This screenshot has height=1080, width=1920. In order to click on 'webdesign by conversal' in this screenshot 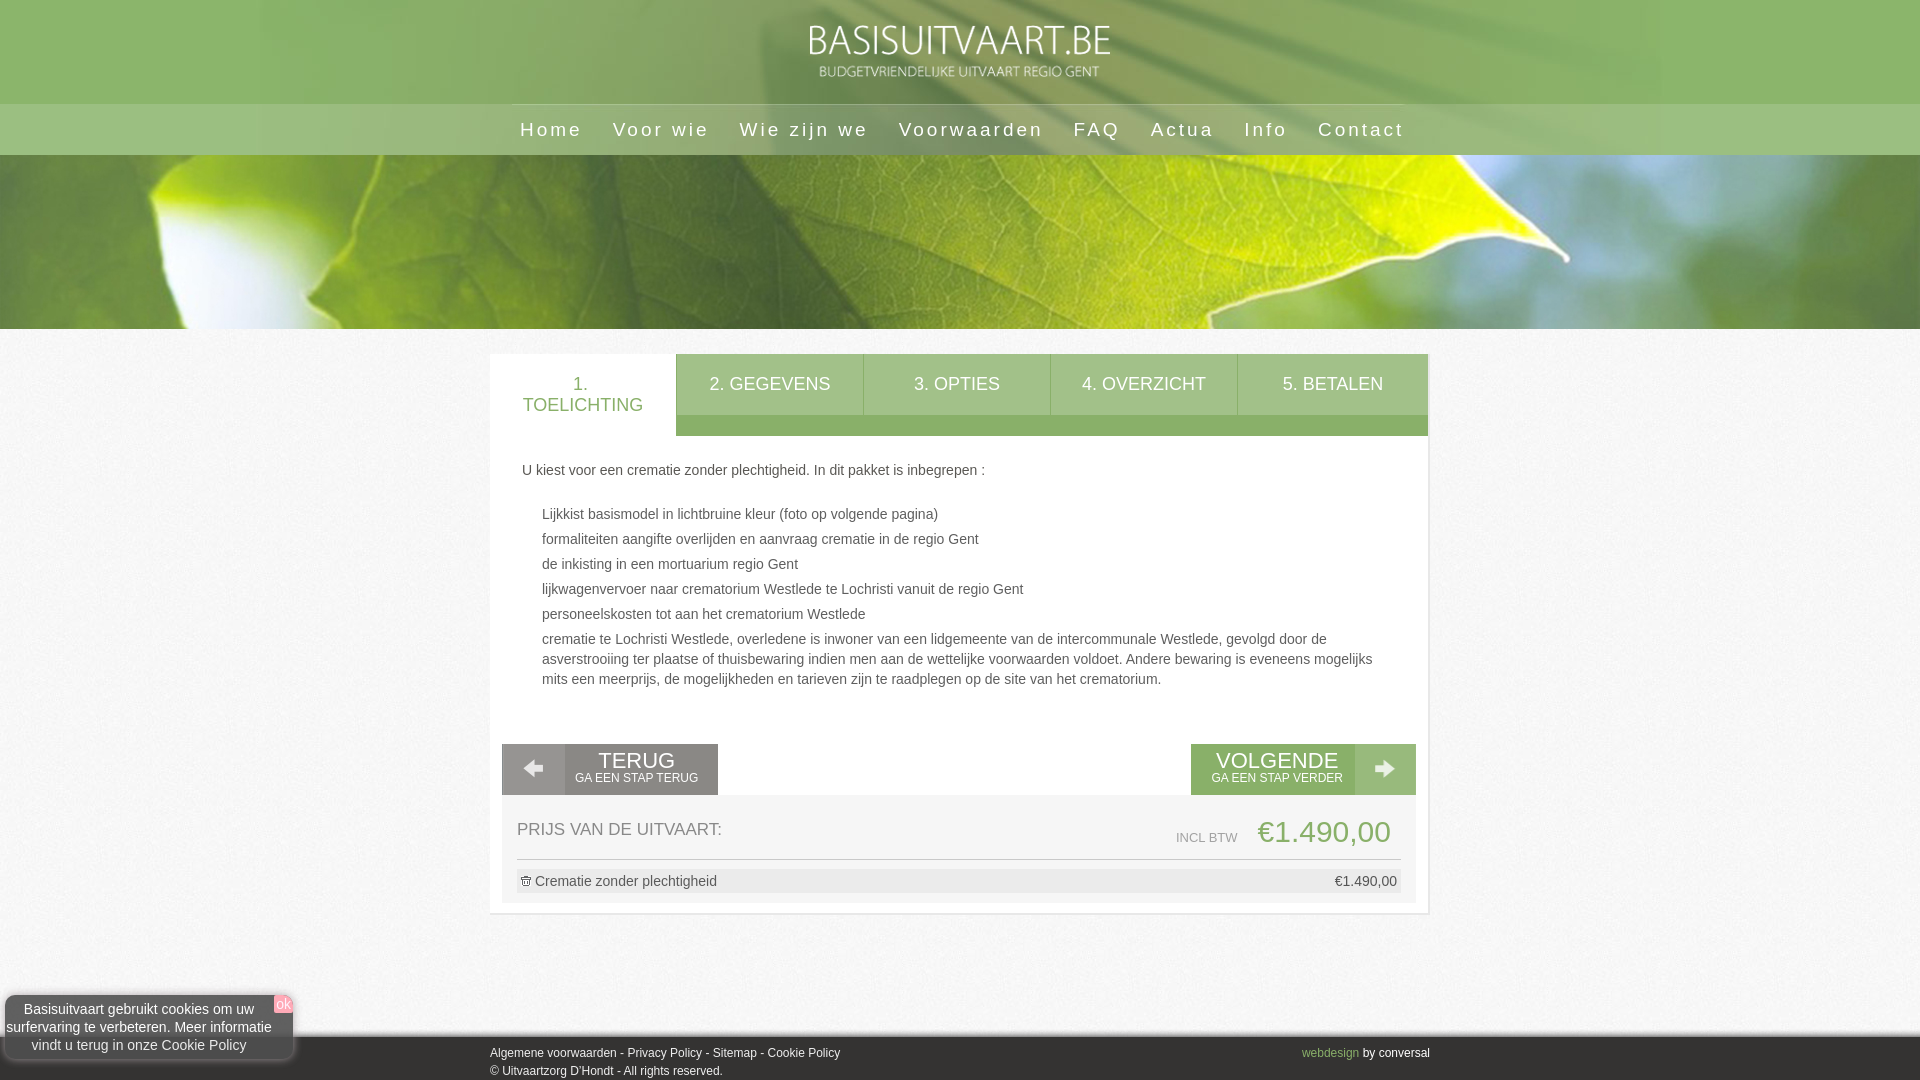, I will do `click(1365, 1052)`.